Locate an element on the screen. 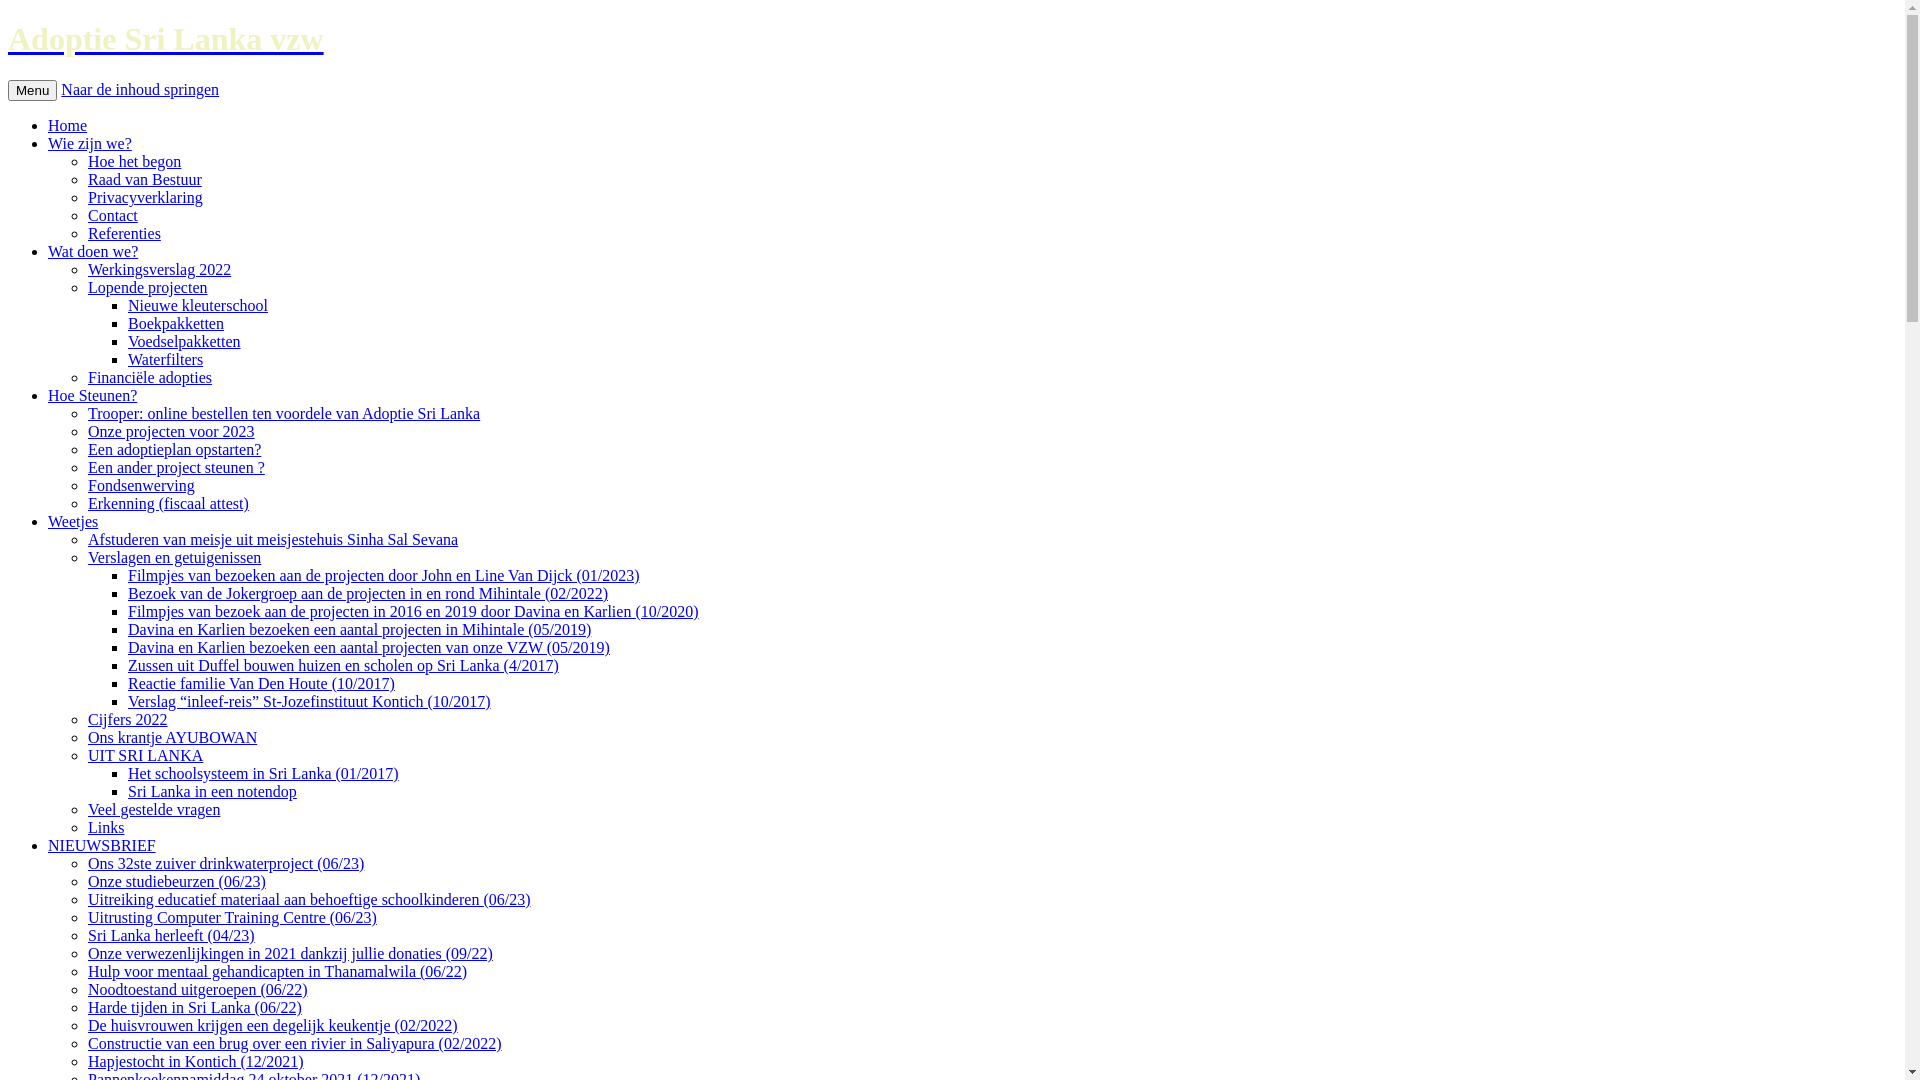 Image resolution: width=1920 pixels, height=1080 pixels. 'Wie zijn we?' is located at coordinates (89, 142).